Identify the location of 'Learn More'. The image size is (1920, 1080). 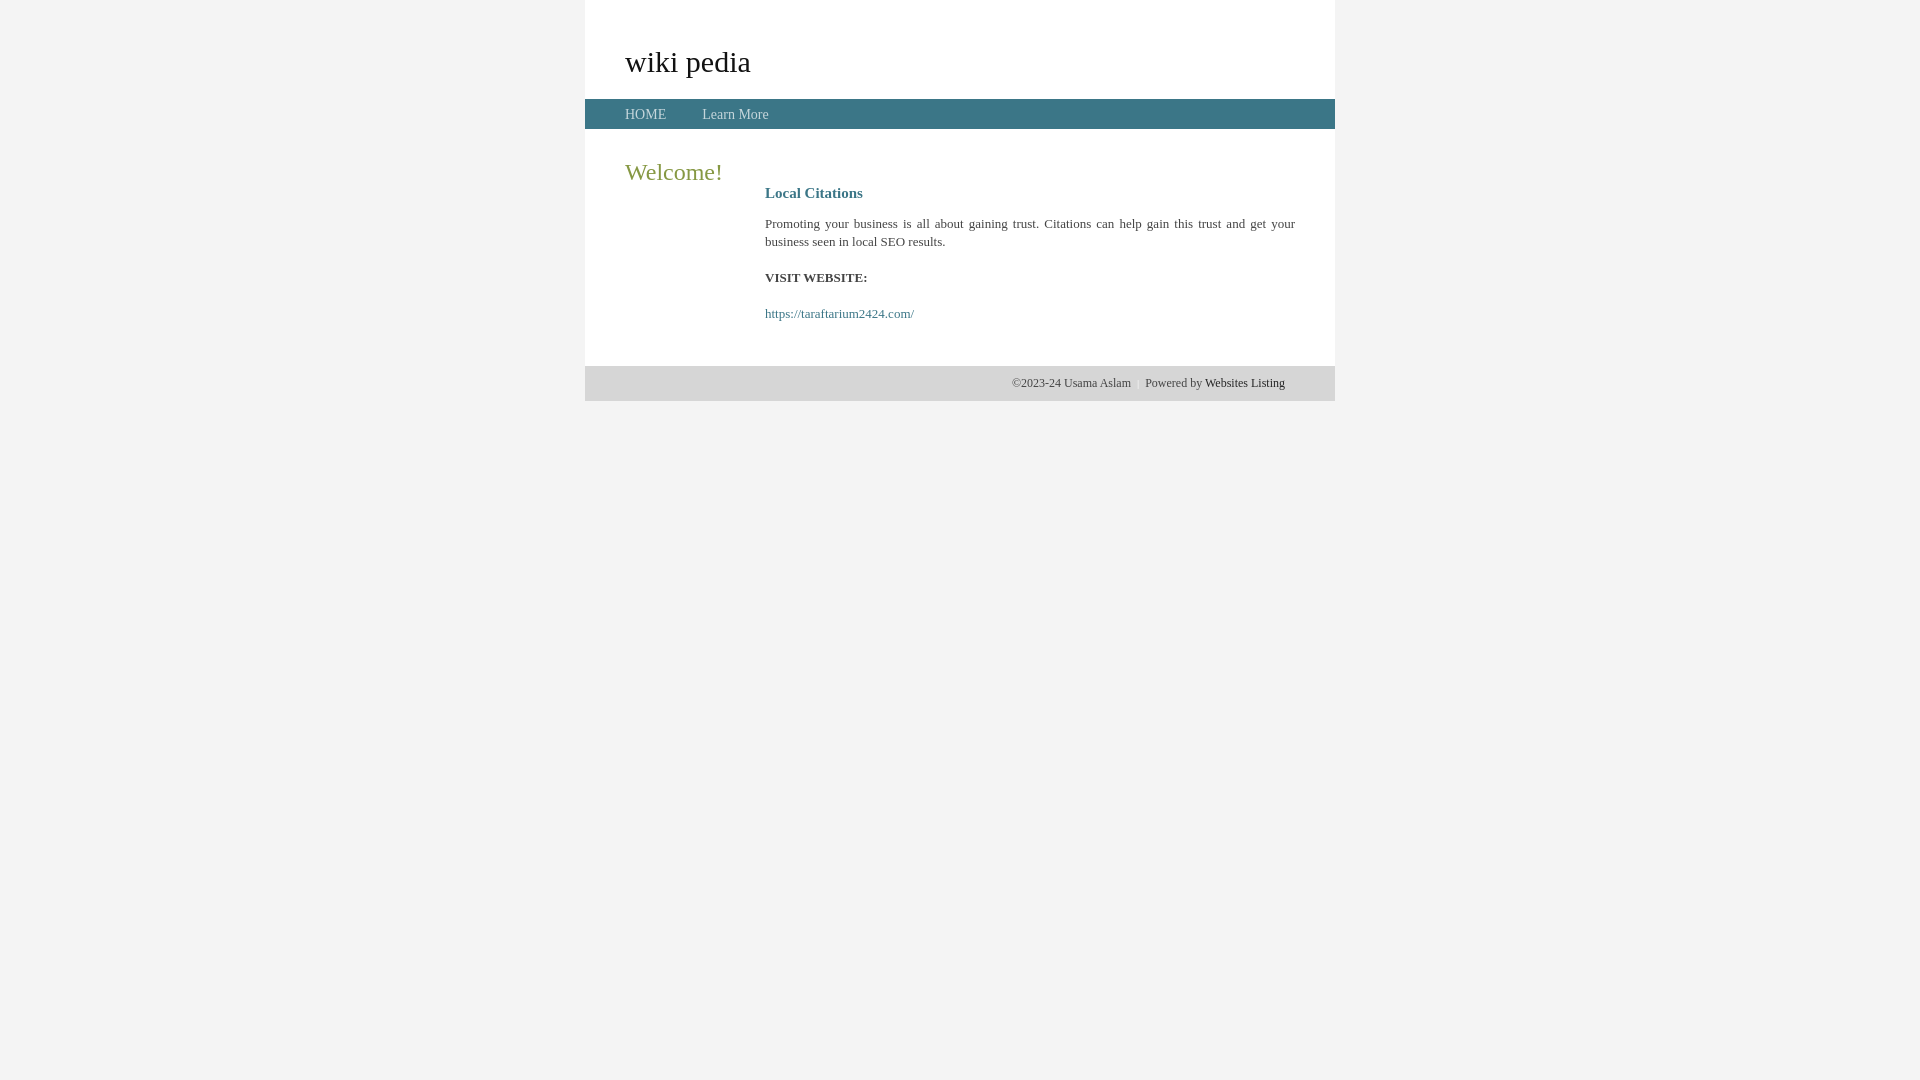
(733, 114).